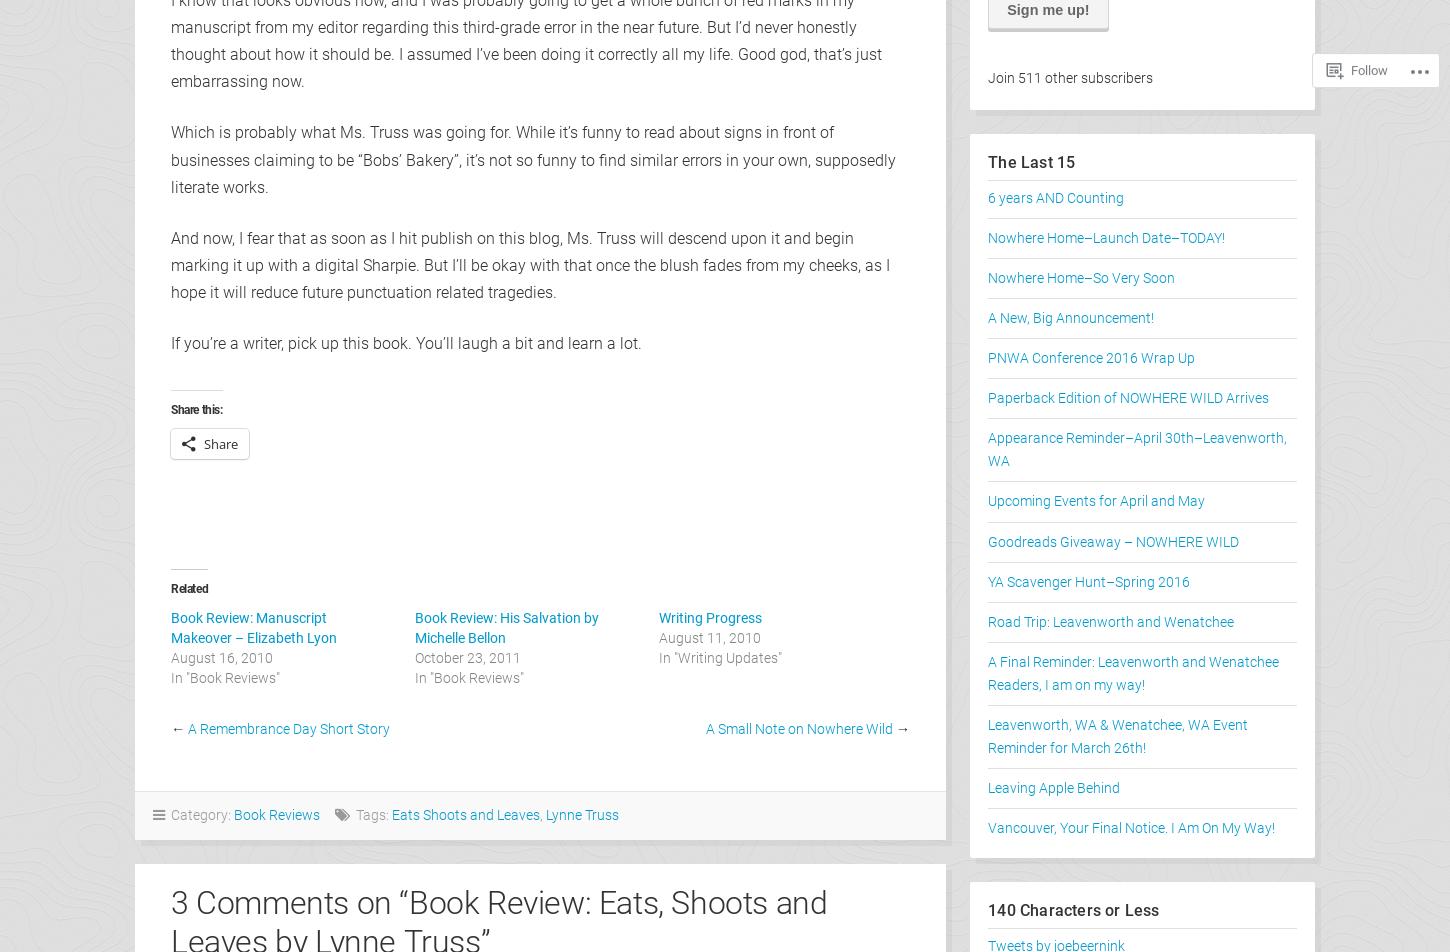 Image resolution: width=1450 pixels, height=952 pixels. Describe the element at coordinates (276, 814) in the screenshot. I see `'Book Reviews'` at that location.